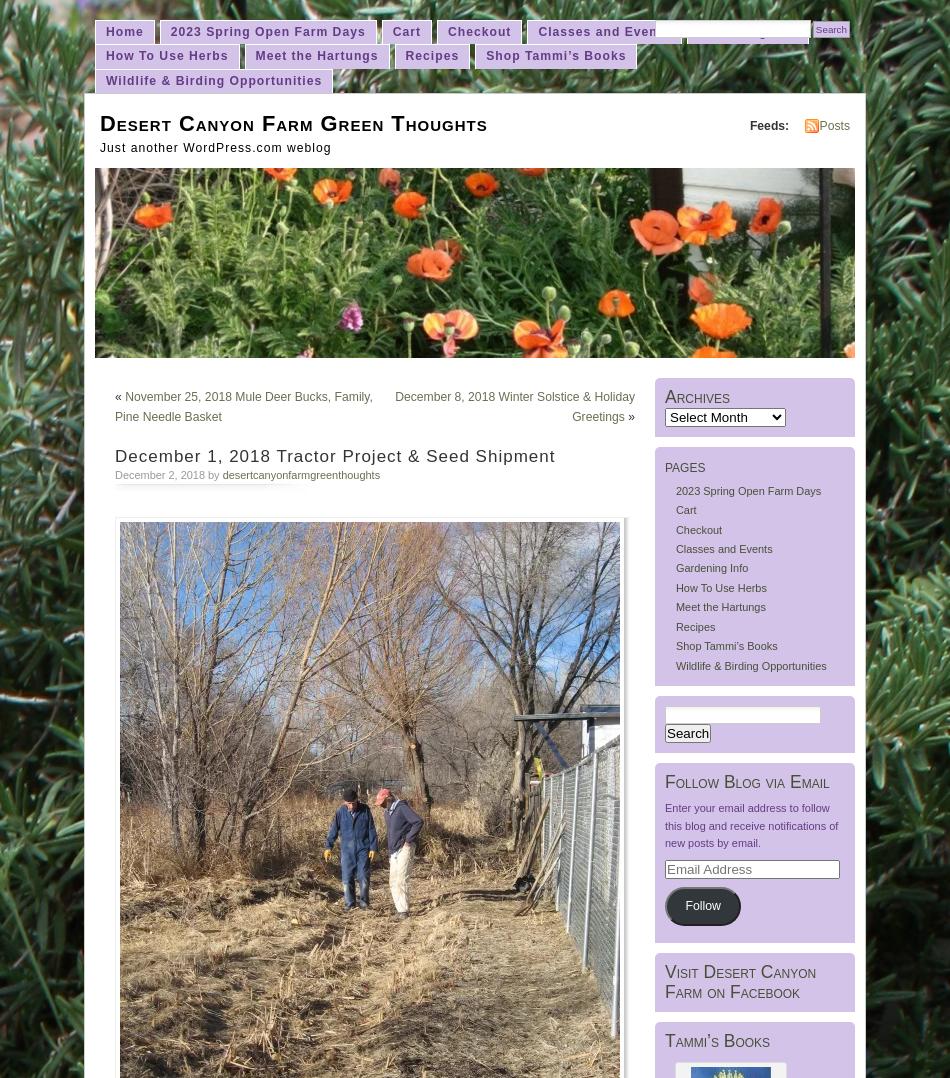  What do you see at coordinates (724, 645) in the screenshot?
I see `'Shop Tammi’s Books'` at bounding box center [724, 645].